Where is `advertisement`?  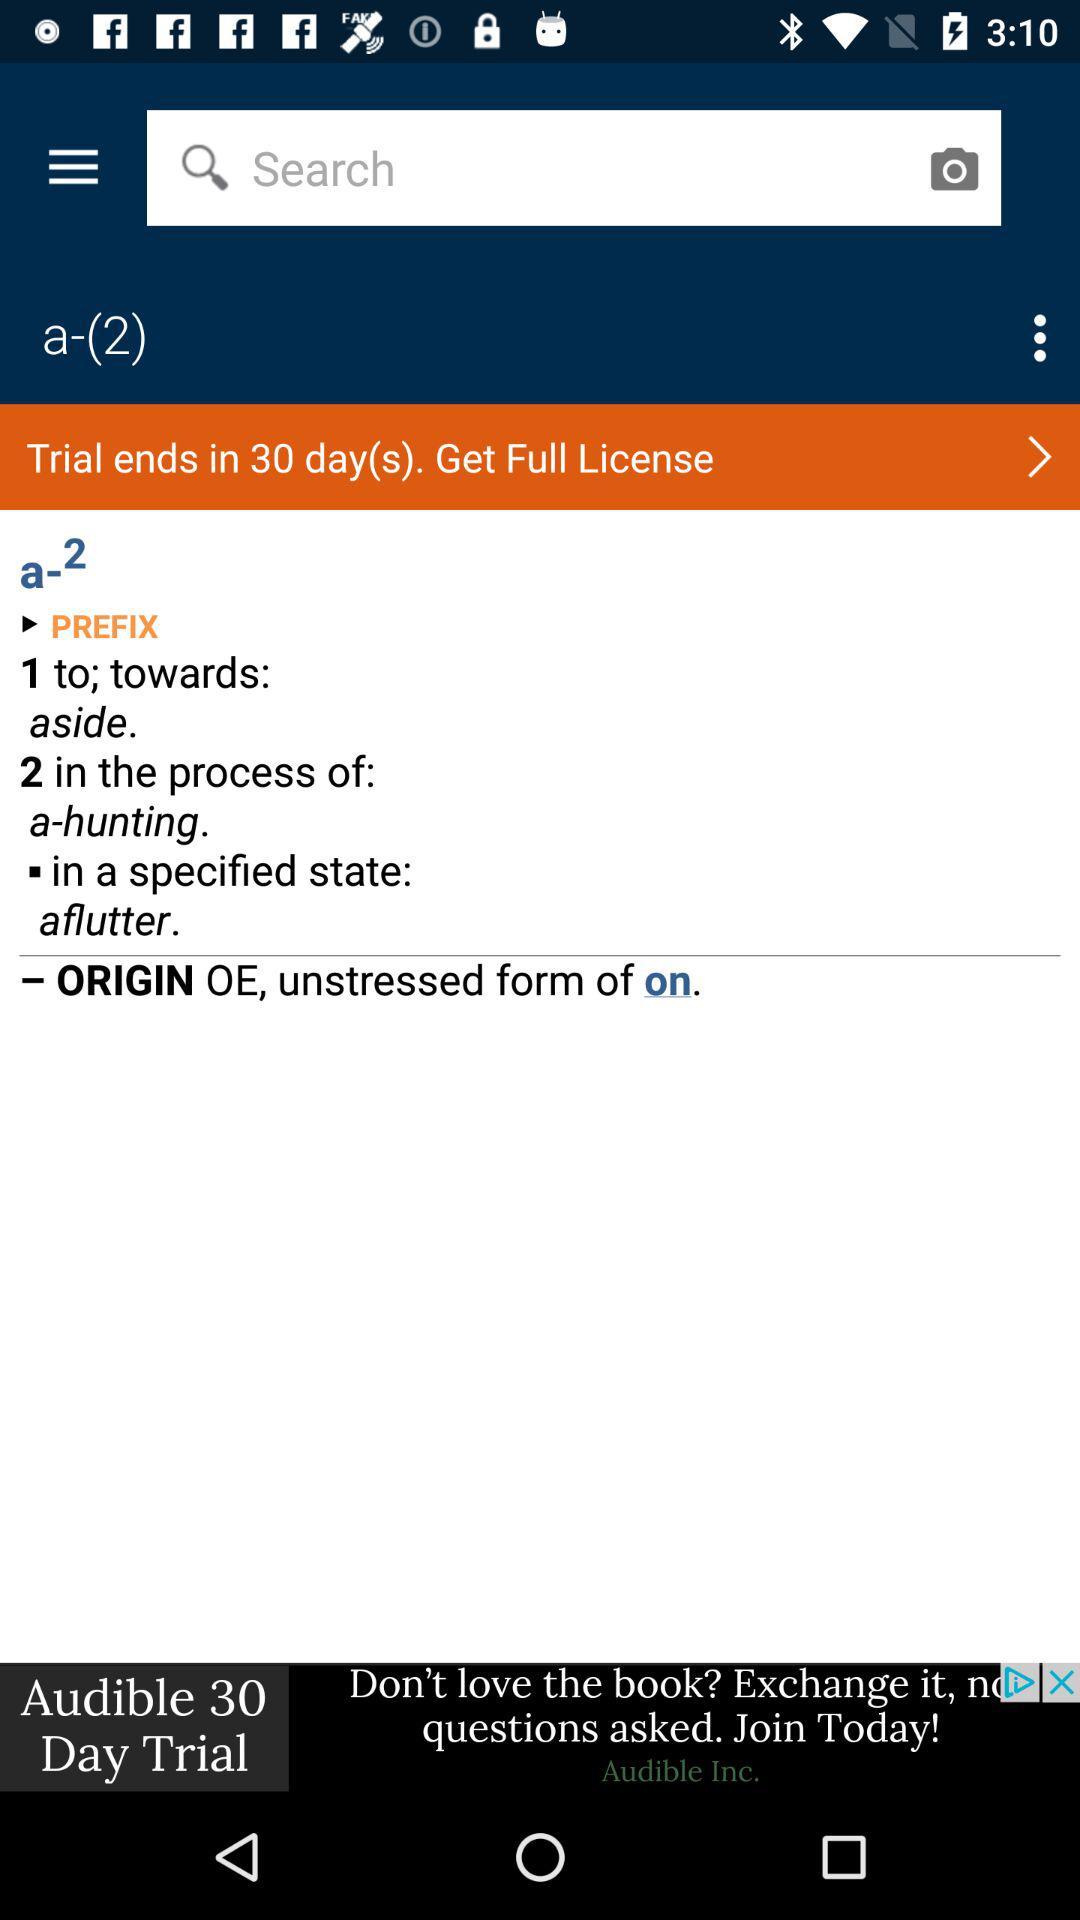 advertisement is located at coordinates (540, 1727).